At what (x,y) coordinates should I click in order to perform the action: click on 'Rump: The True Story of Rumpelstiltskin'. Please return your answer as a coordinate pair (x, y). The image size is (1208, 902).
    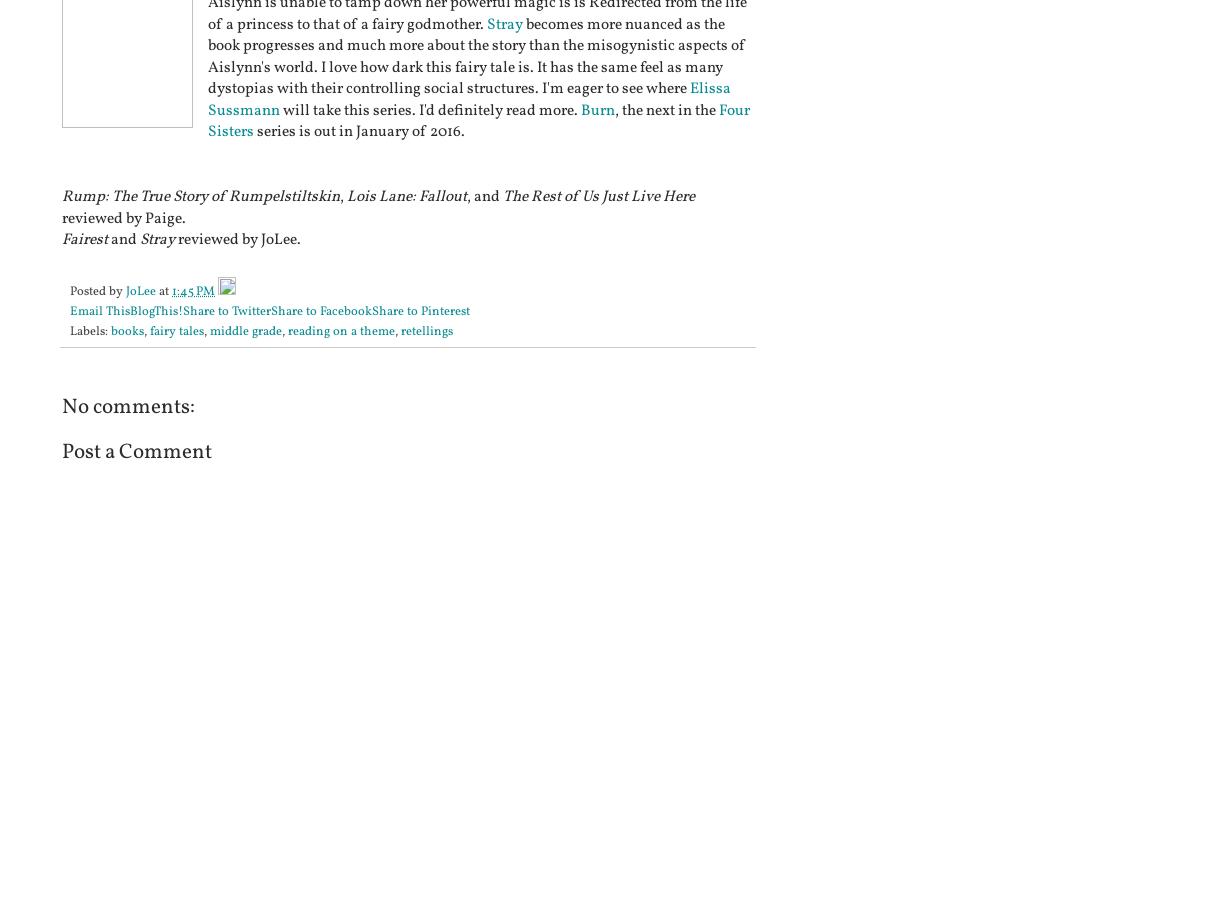
    Looking at the image, I should click on (60, 195).